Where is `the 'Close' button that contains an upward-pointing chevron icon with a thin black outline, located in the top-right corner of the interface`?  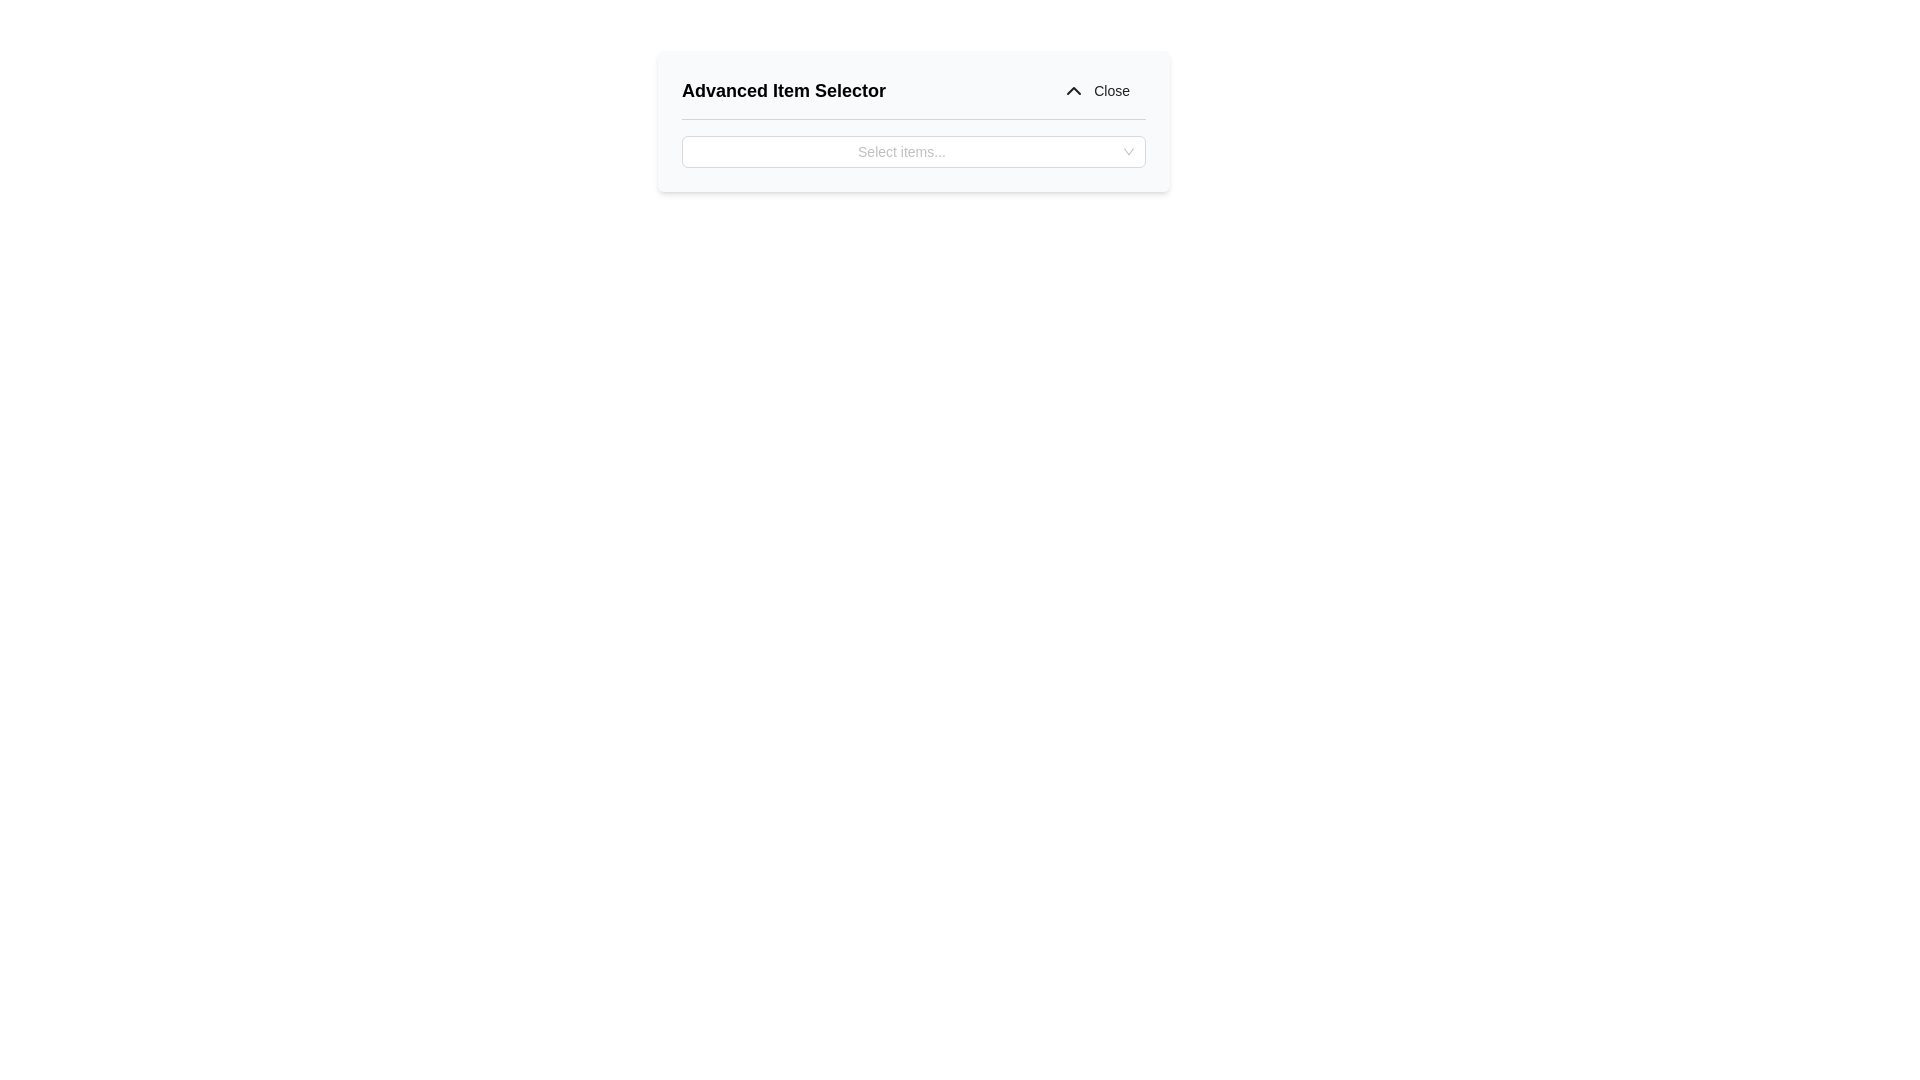
the 'Close' button that contains an upward-pointing chevron icon with a thin black outline, located in the top-right corner of the interface is located at coordinates (1073, 91).